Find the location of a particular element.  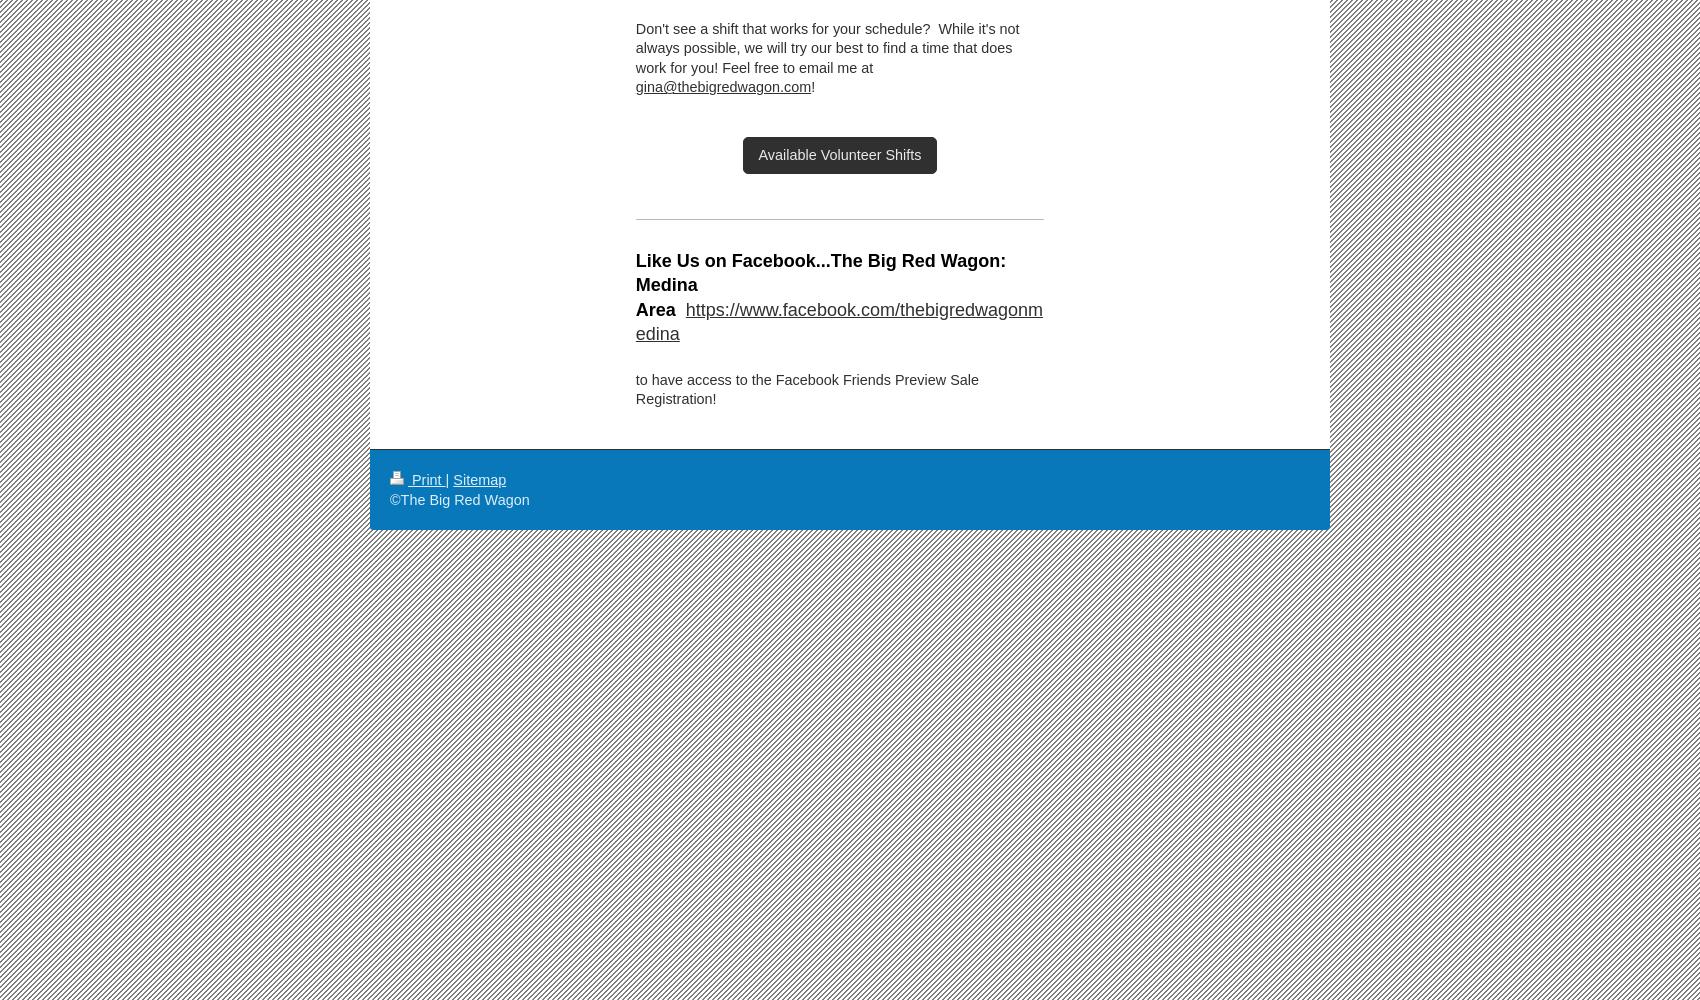

'Print' is located at coordinates (426, 479).